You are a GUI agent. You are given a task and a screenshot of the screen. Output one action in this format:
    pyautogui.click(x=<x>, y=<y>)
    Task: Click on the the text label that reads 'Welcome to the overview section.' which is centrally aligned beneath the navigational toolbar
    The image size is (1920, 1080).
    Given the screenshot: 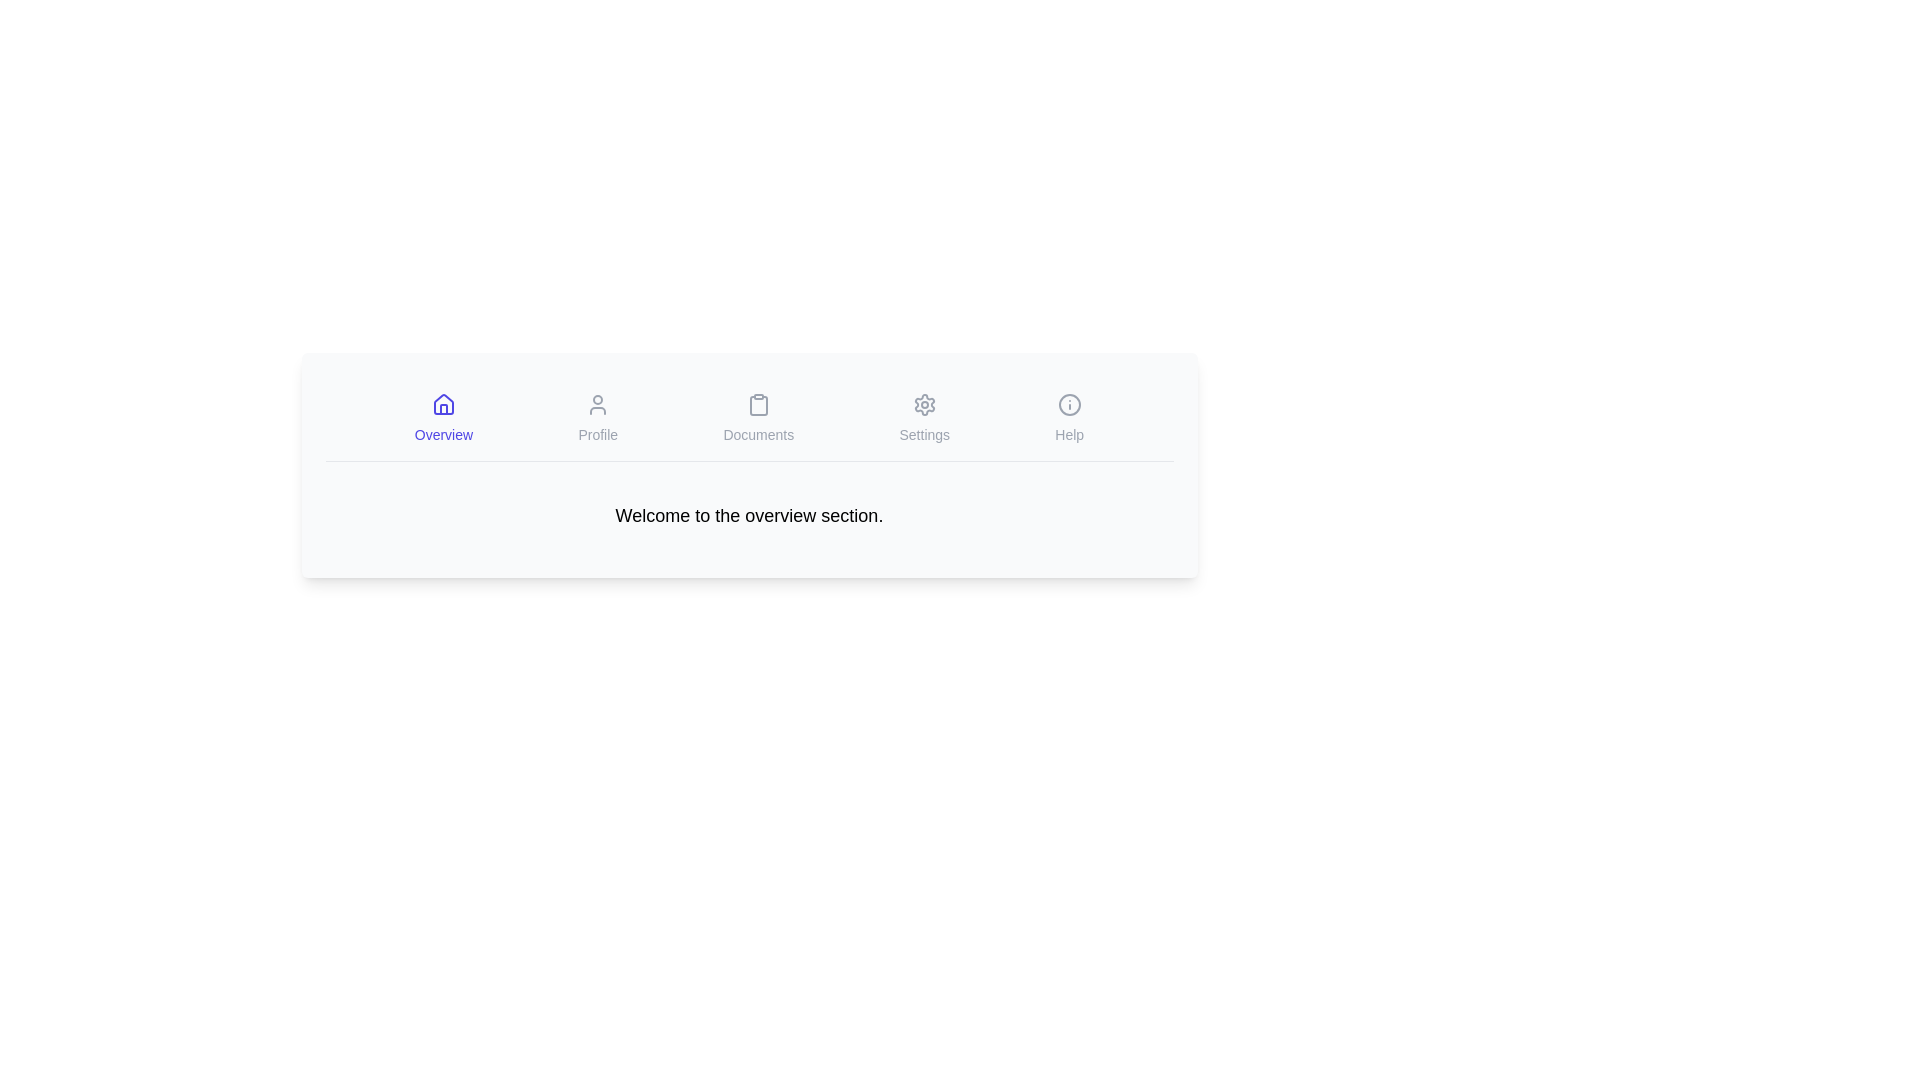 What is the action you would take?
    pyautogui.click(x=748, y=515)
    